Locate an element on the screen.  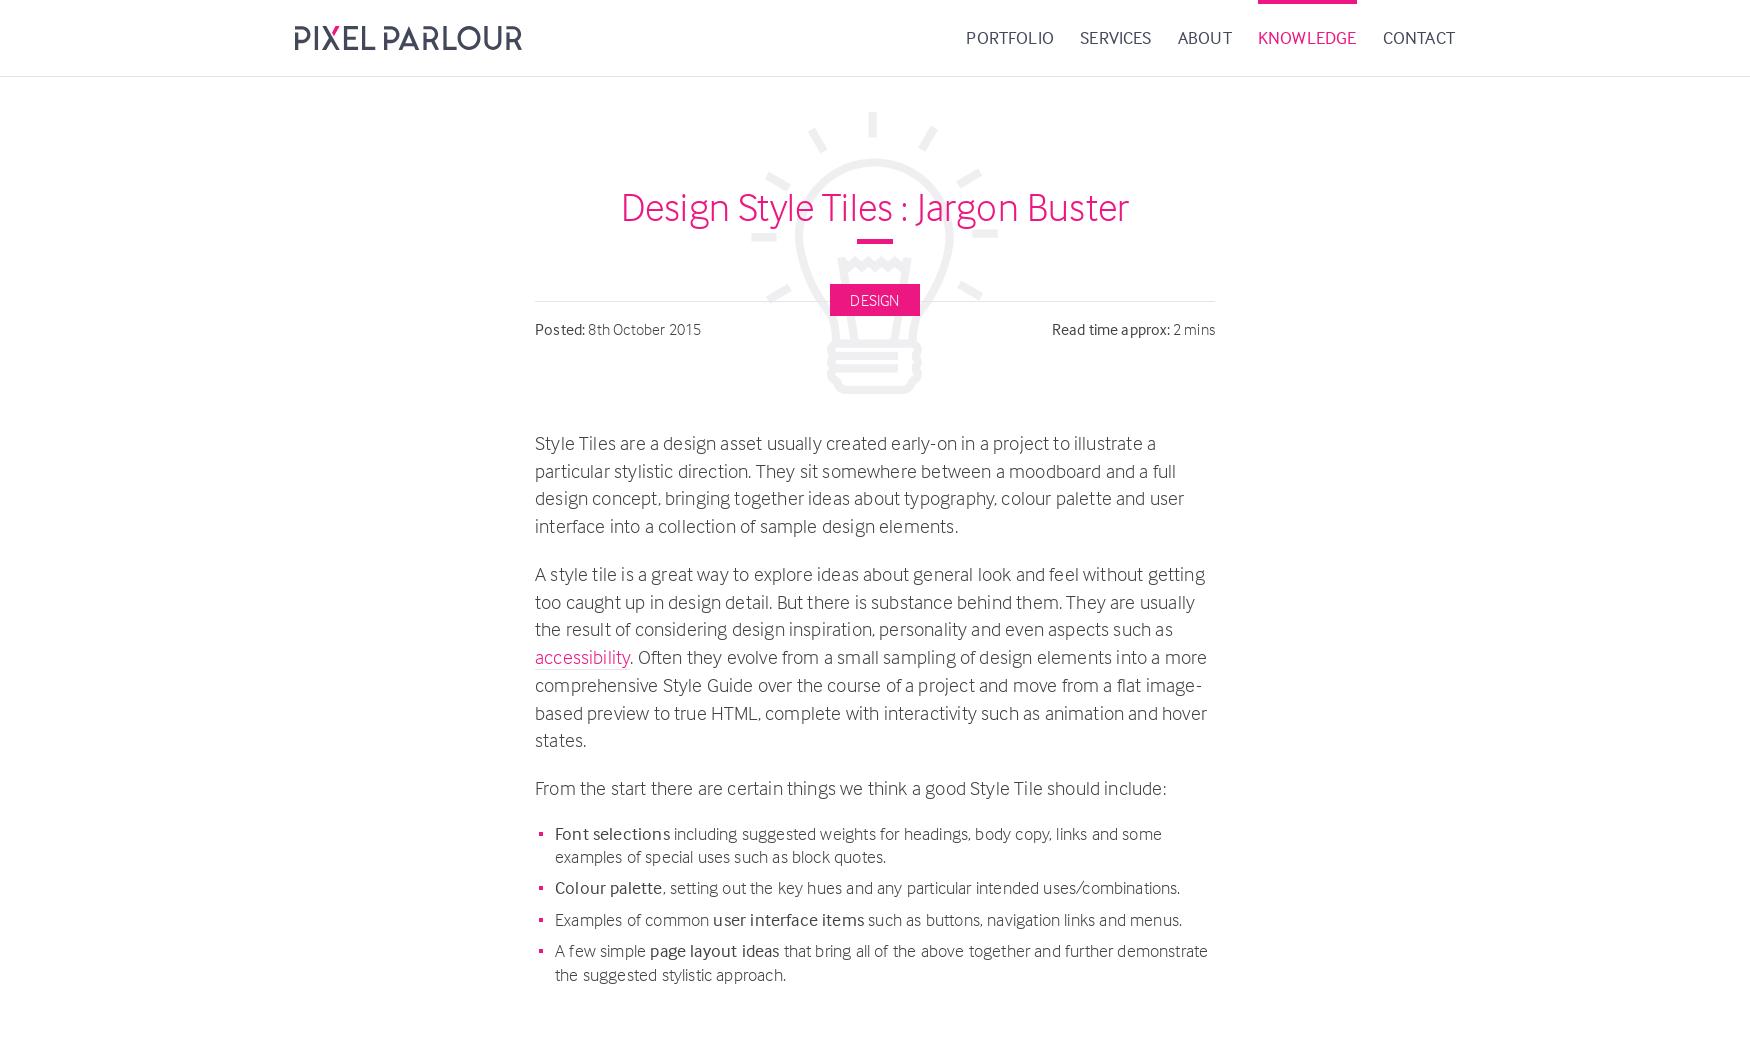
'A style tile is a great way to explore ideas about general look and feel without getting too caught up in design detail. But there is substance behind them. They are usually the result of considering design inspiration, personality and even aspects such as' is located at coordinates (869, 600).